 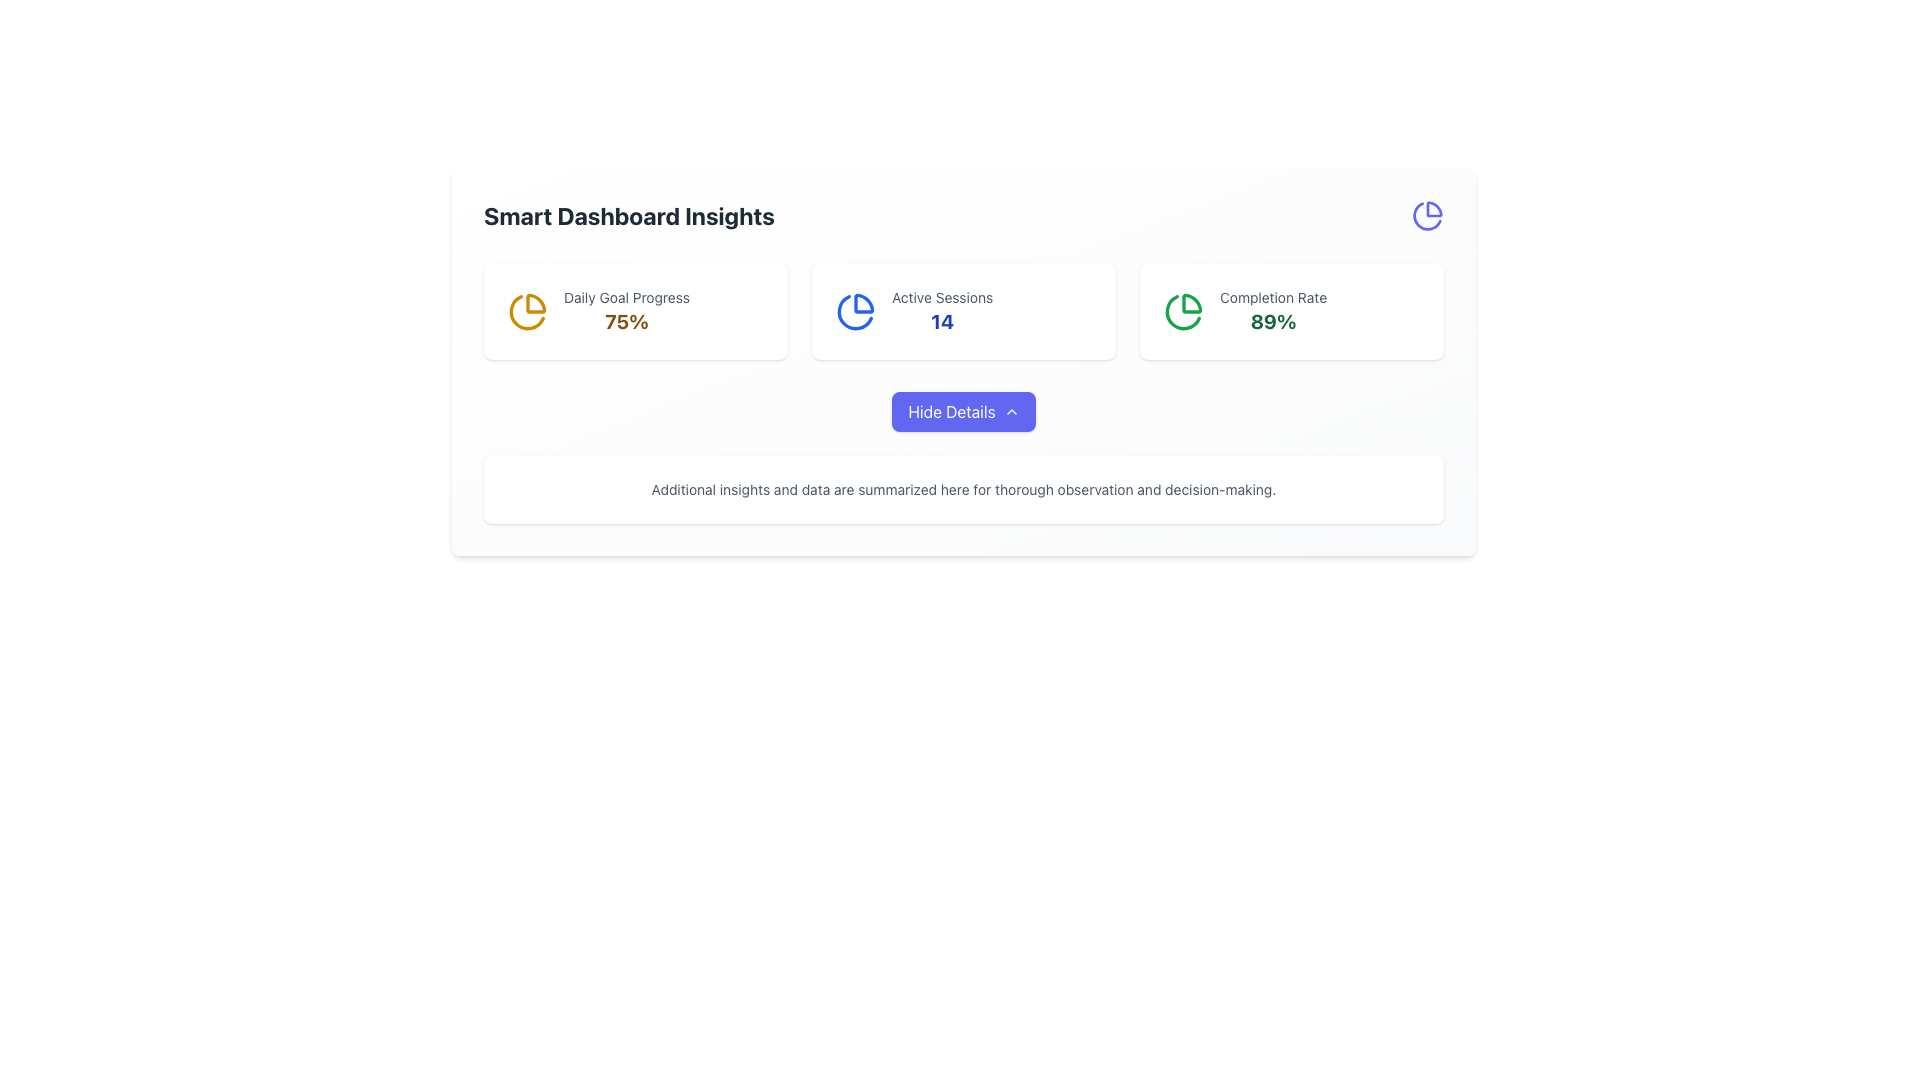 I want to click on bold text percentage value '89%' located in the third card from the left, directly below 'Completion Rate' in the dashboard section, so click(x=1272, y=320).